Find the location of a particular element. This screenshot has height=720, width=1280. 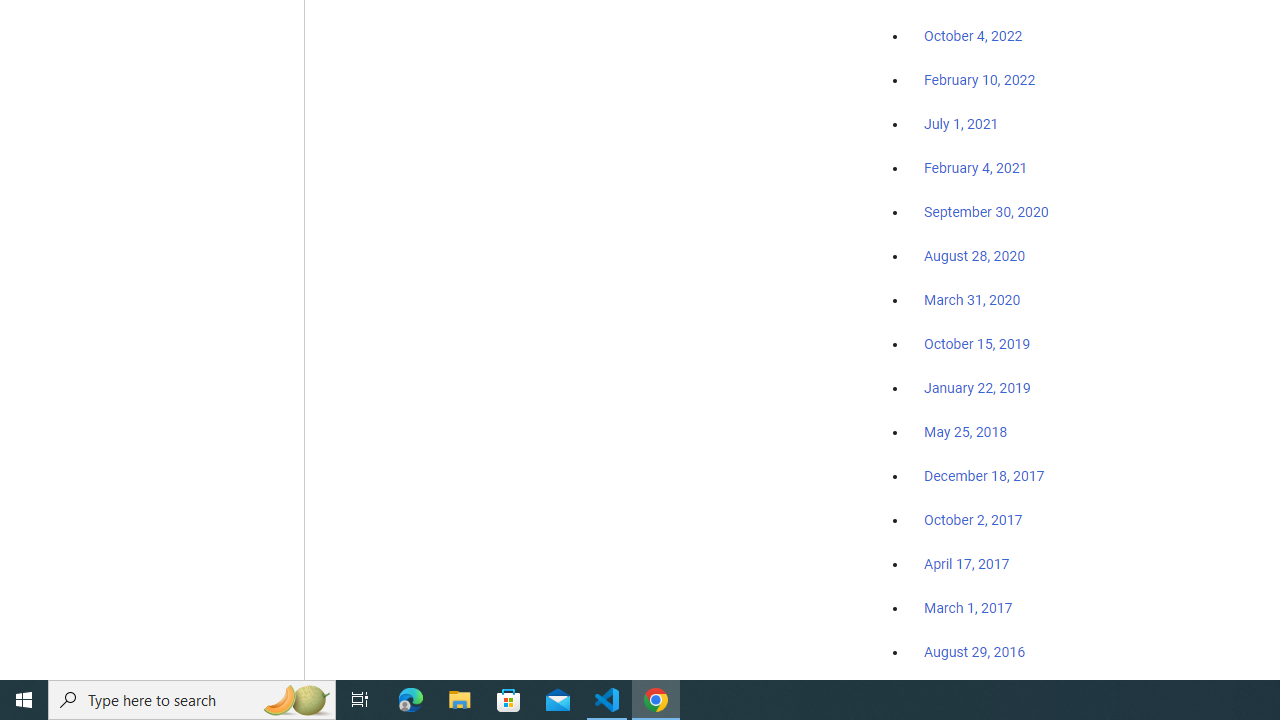

'March 31, 2020' is located at coordinates (972, 299).